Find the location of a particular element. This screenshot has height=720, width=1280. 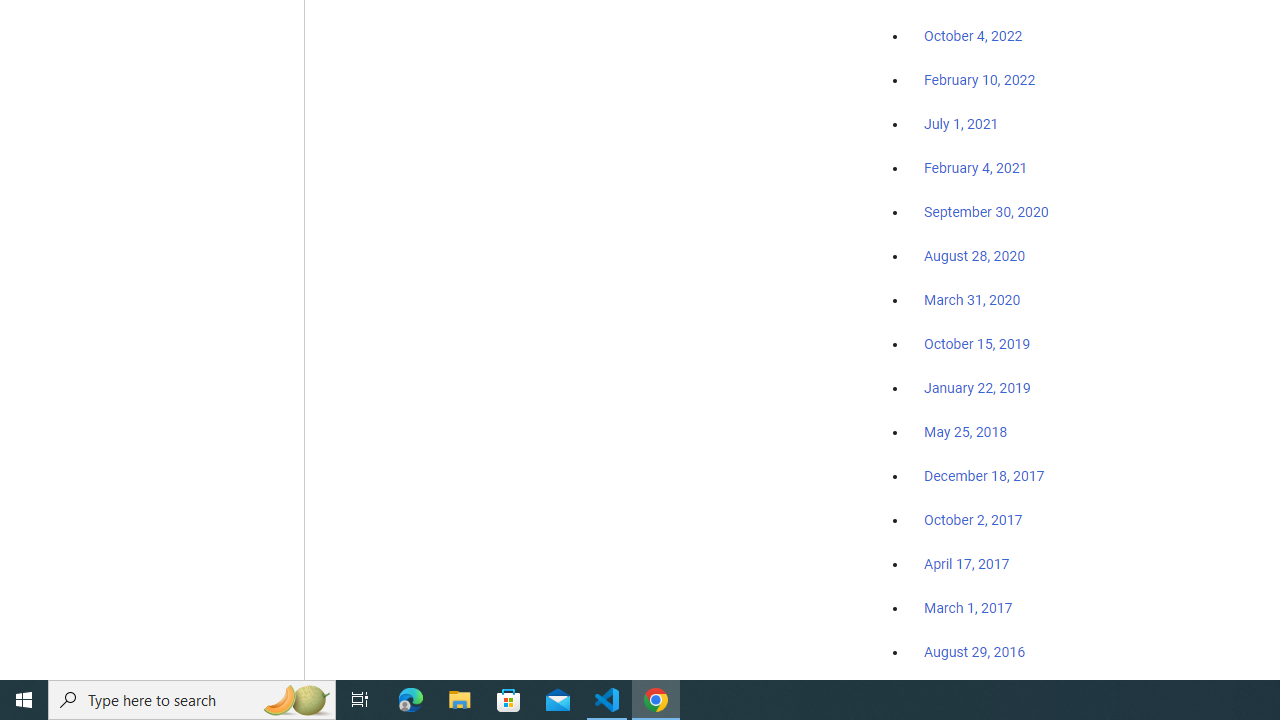

'March 31, 2020' is located at coordinates (972, 299).